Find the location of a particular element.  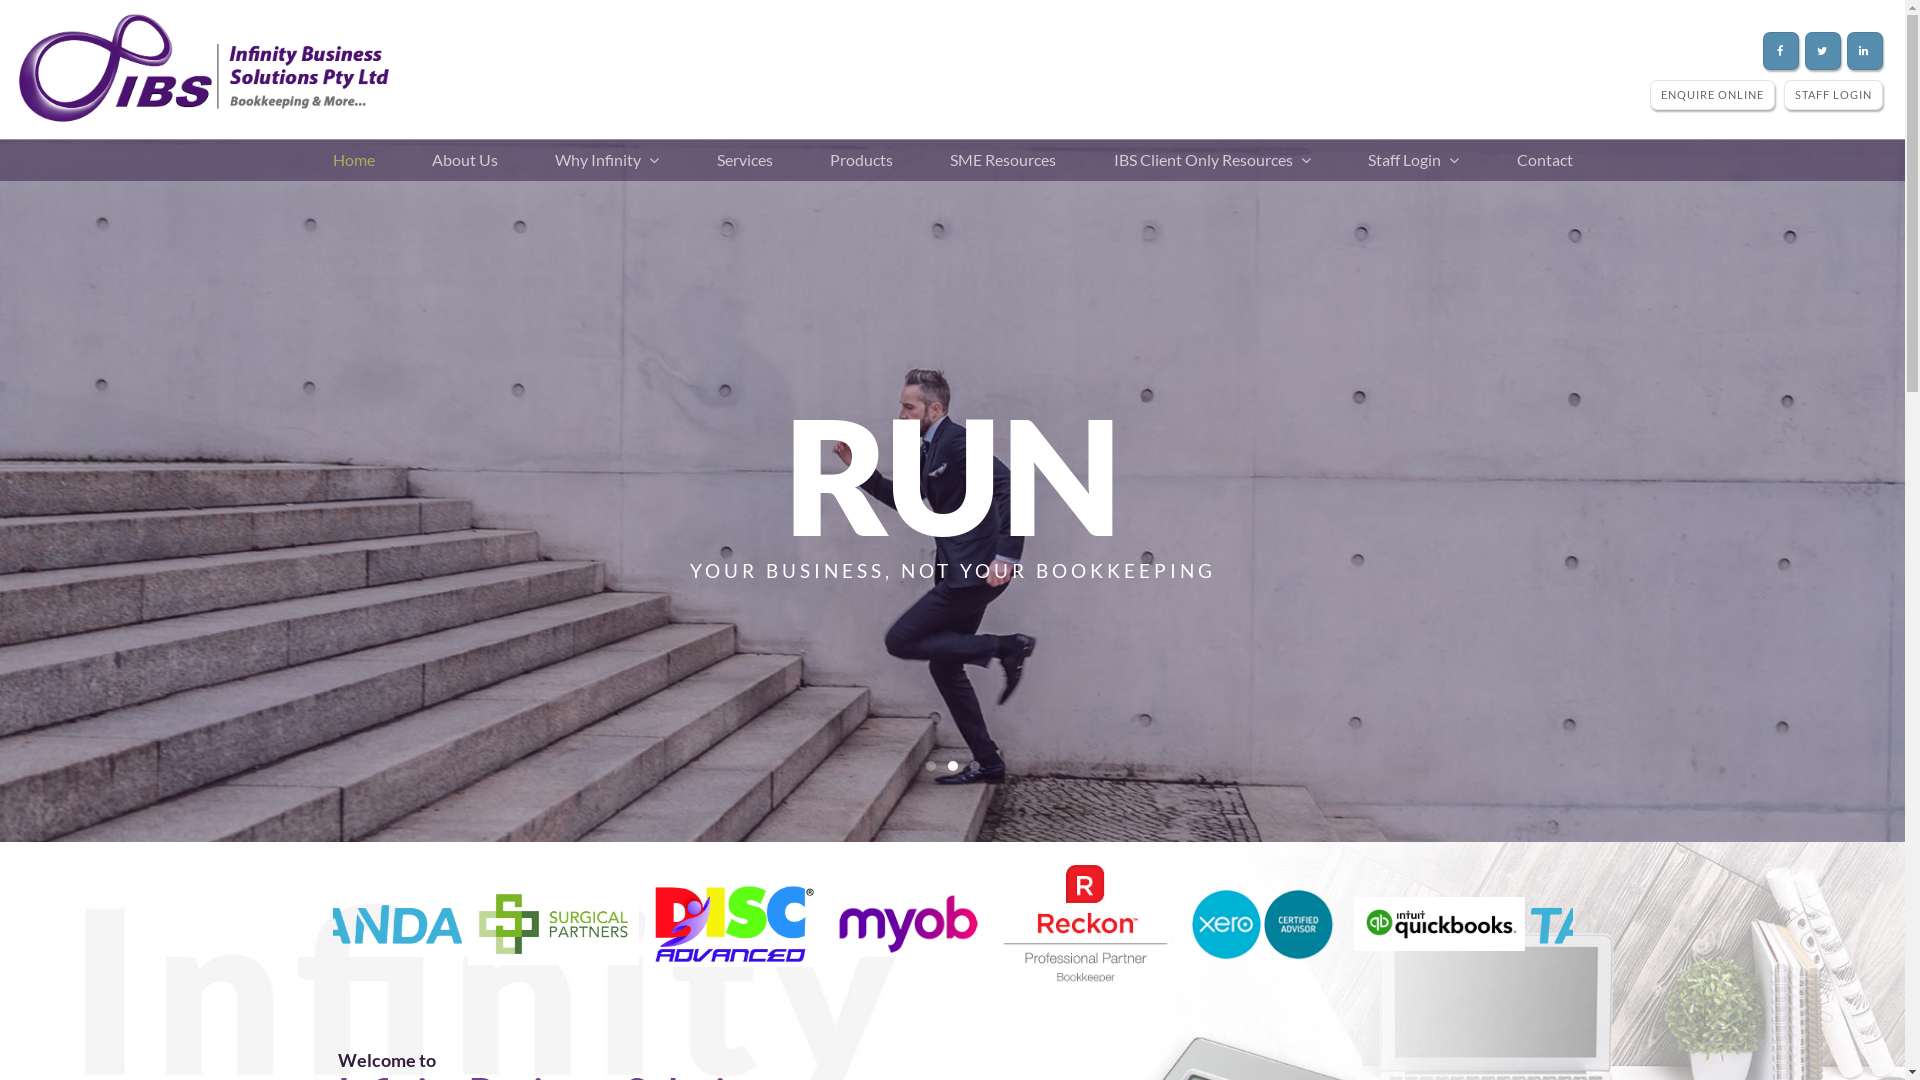

'ENQUIRE ONLINE' is located at coordinates (1711, 94).